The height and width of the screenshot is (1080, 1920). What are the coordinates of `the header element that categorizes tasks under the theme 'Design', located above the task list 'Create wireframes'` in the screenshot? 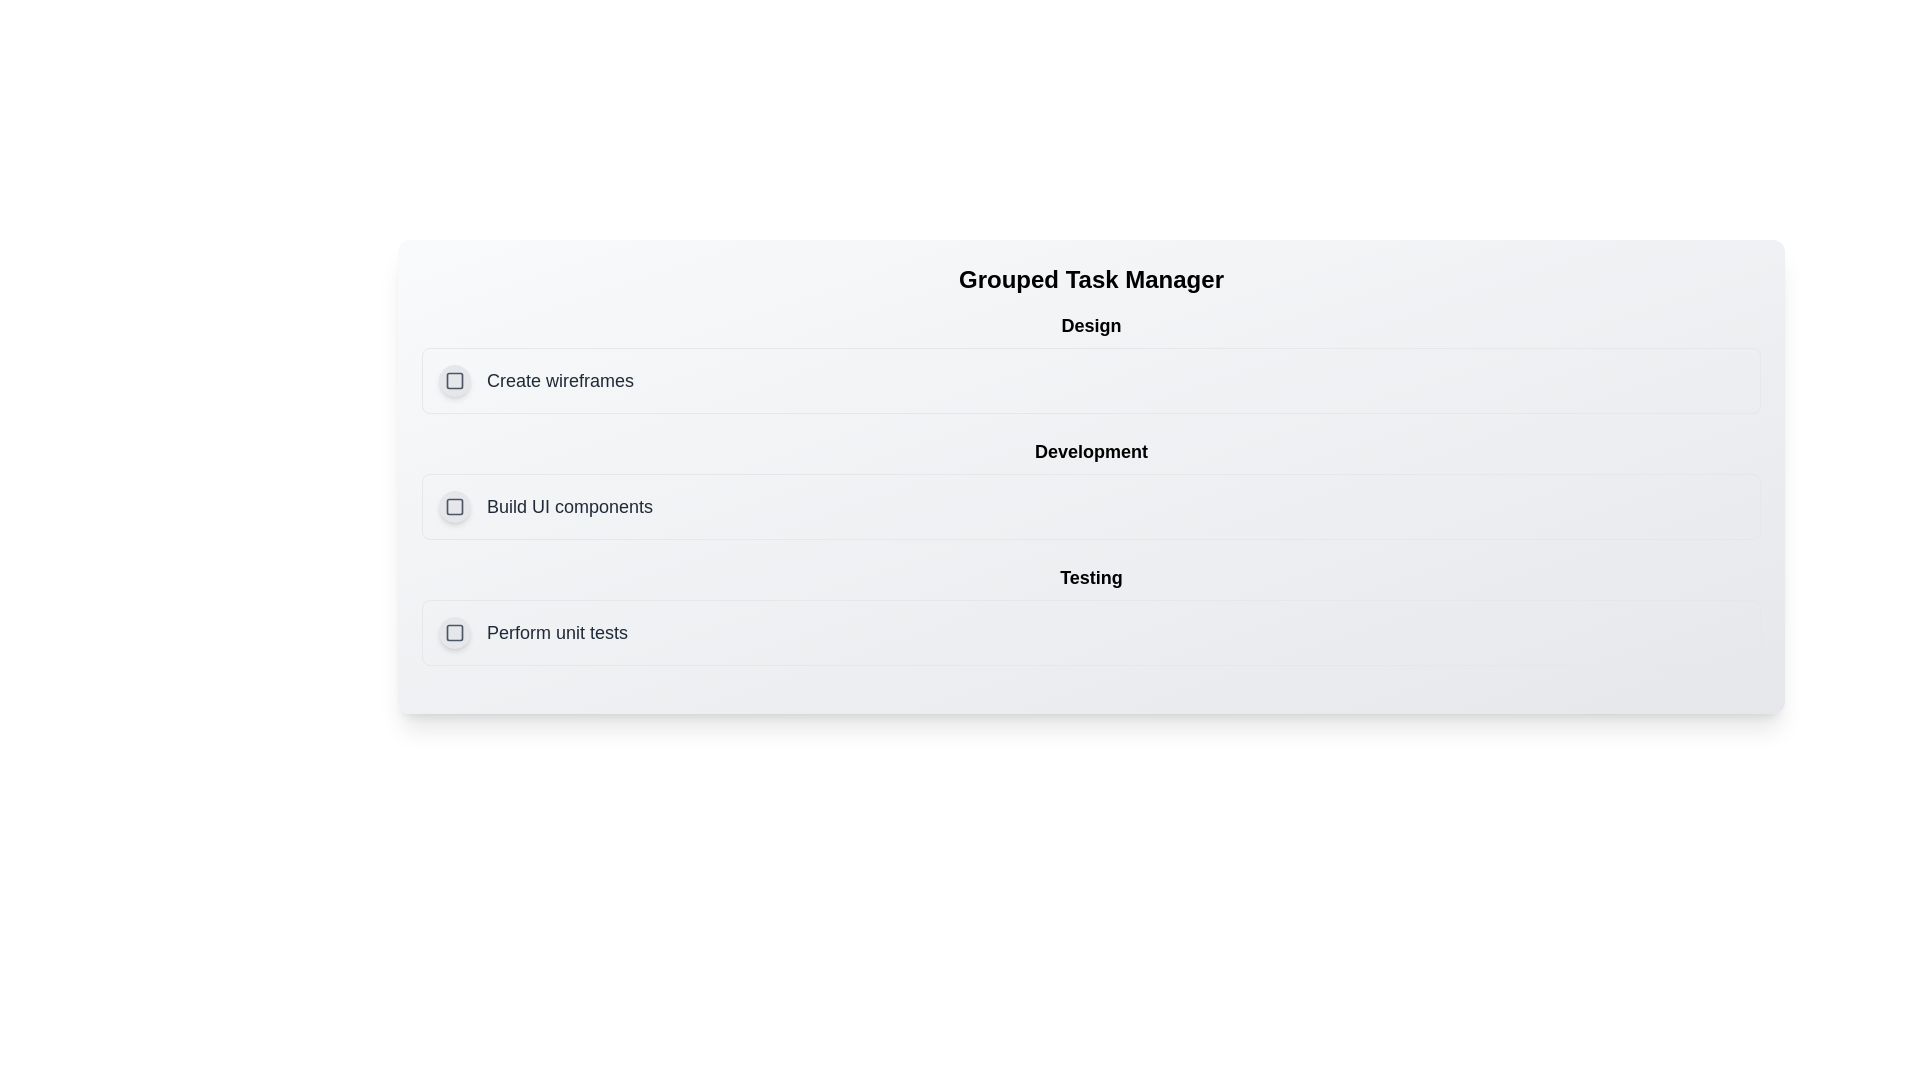 It's located at (1090, 325).